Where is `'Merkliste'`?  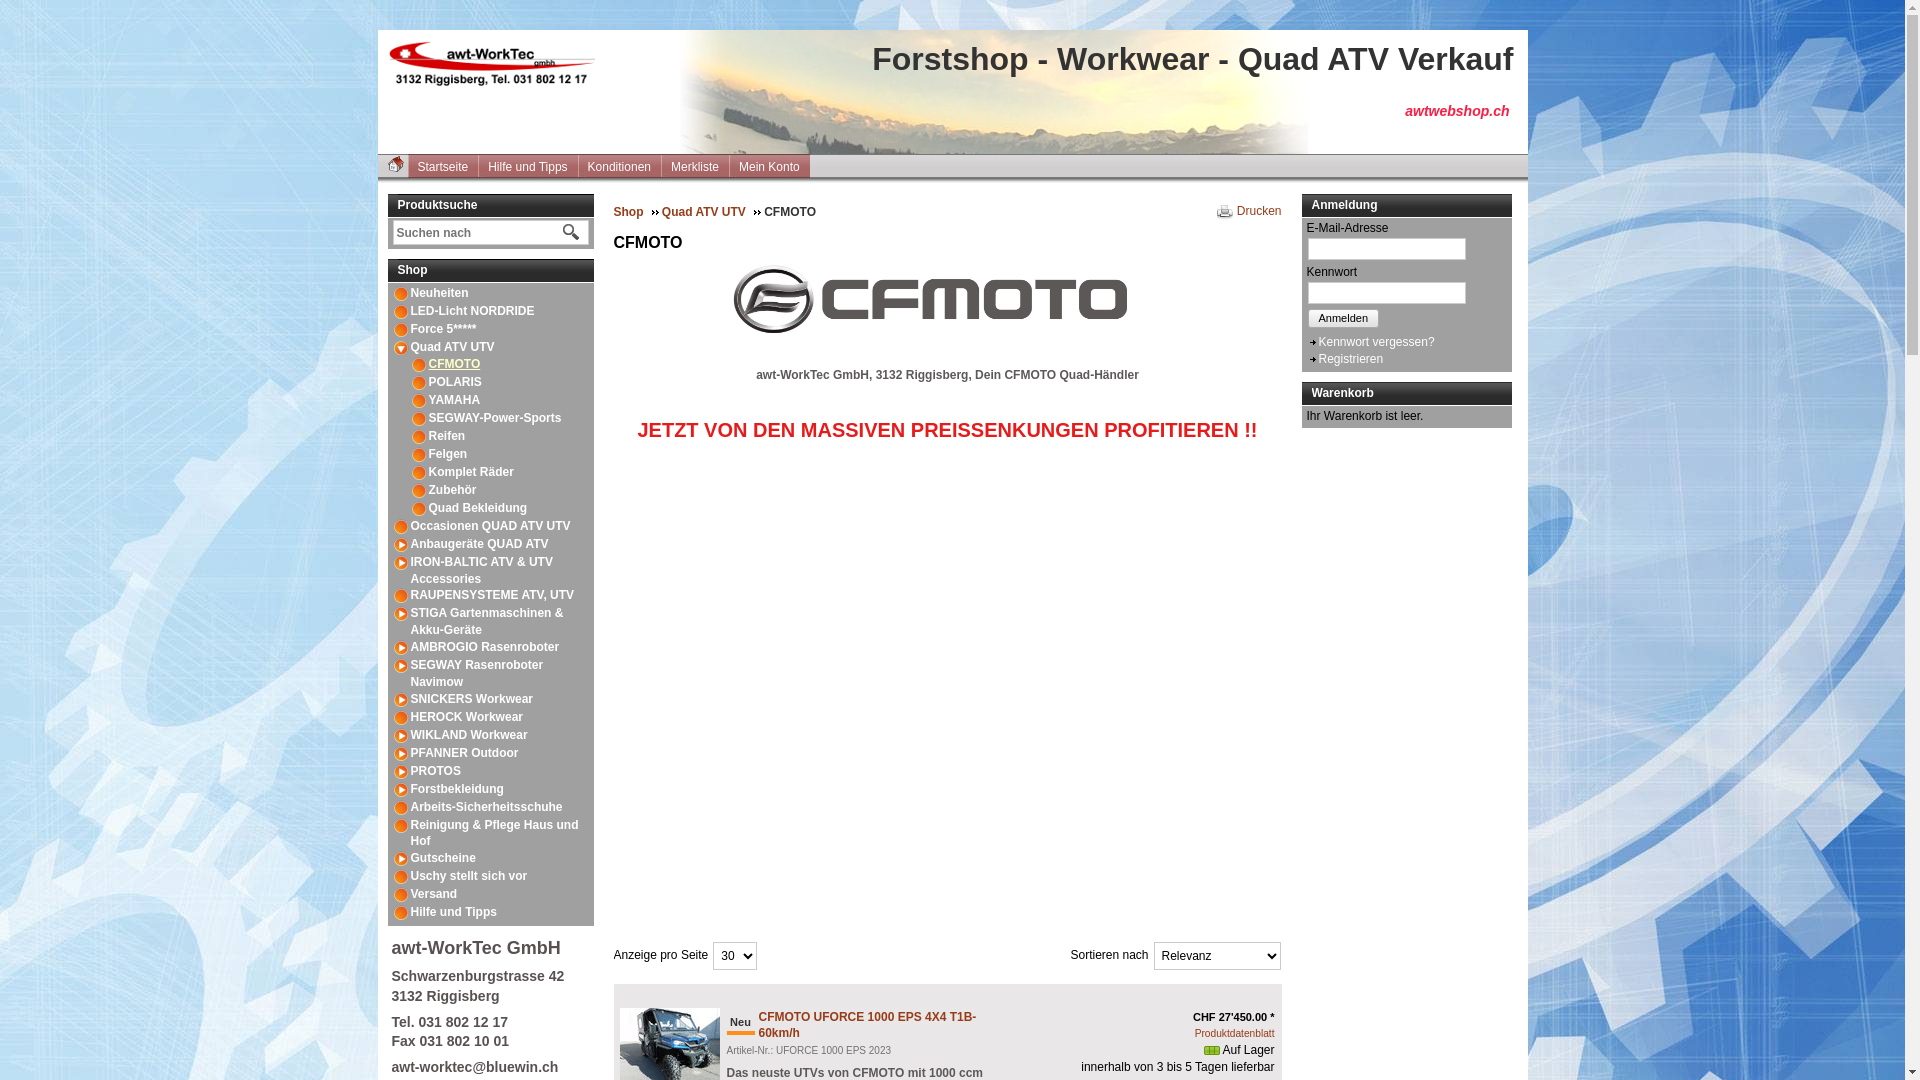
'Merkliste' is located at coordinates (700, 165).